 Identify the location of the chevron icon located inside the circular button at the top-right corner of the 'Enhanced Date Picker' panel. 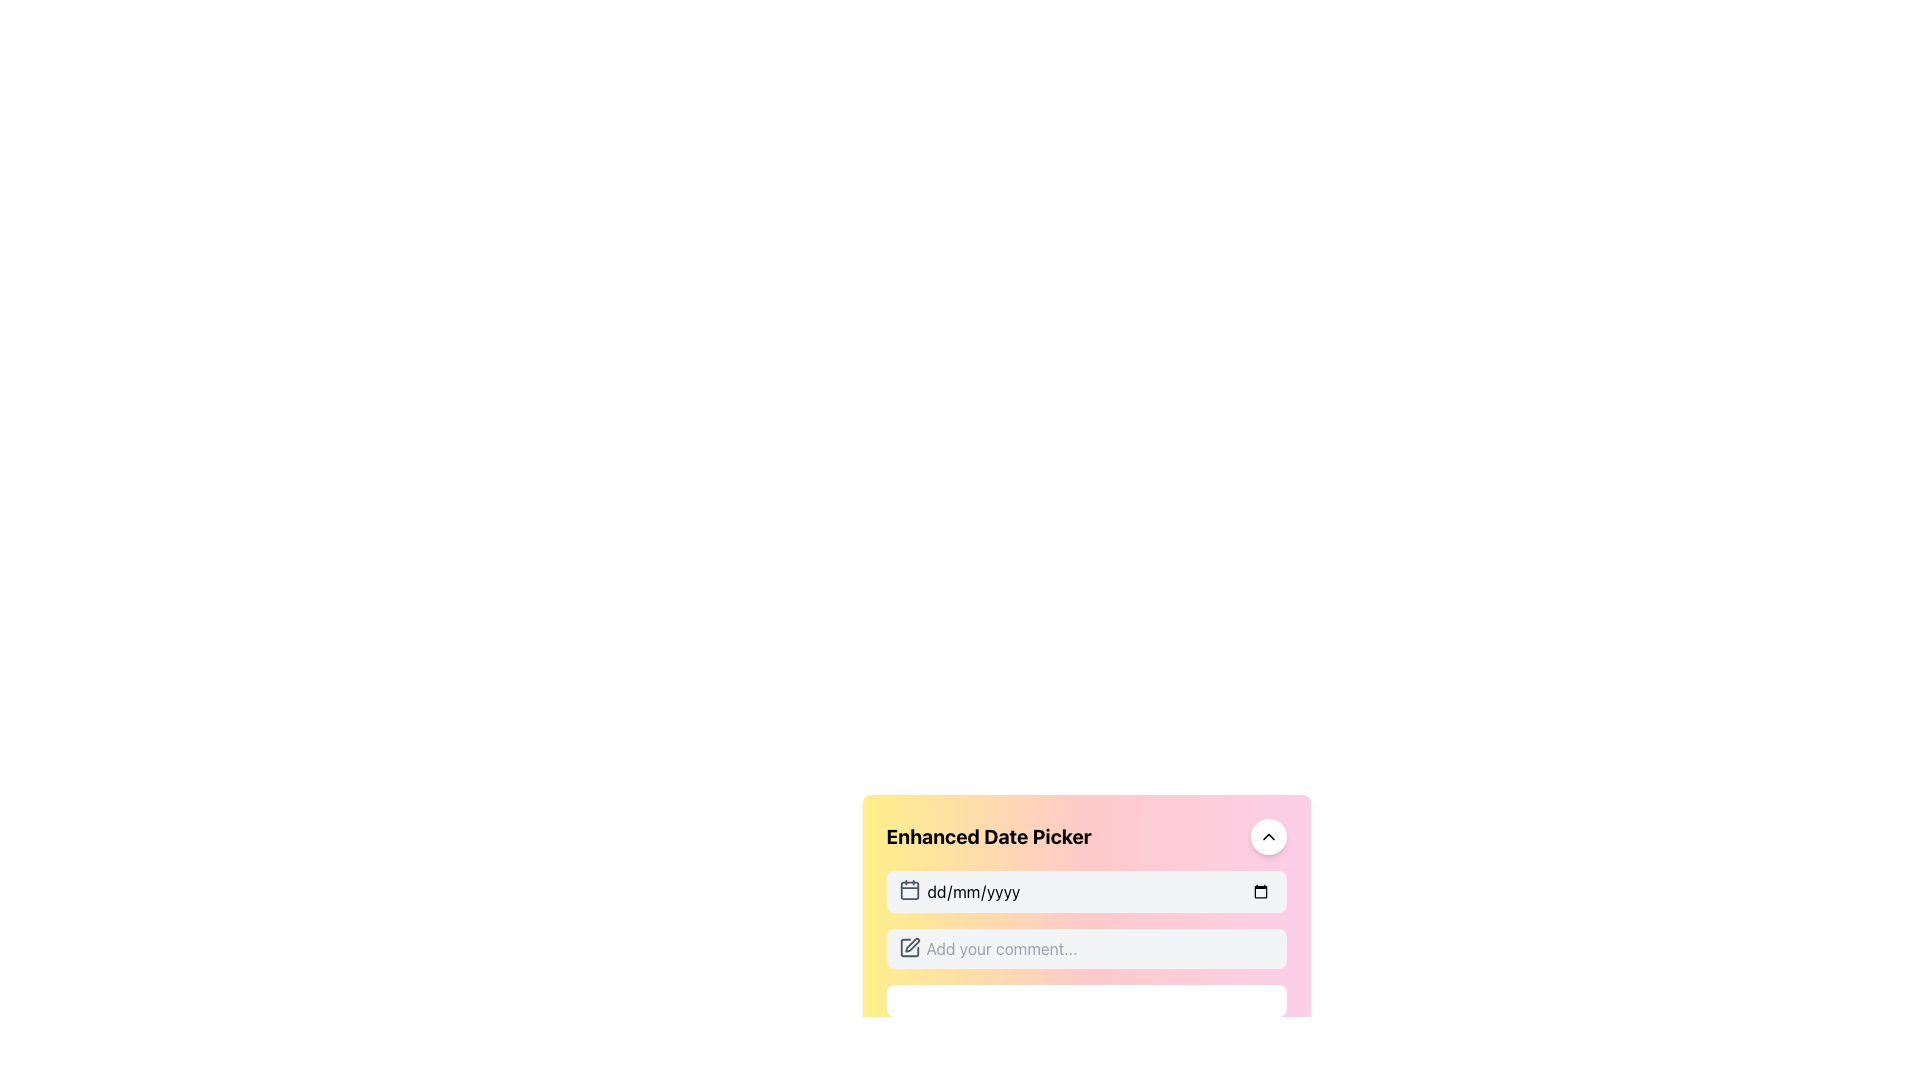
(1267, 837).